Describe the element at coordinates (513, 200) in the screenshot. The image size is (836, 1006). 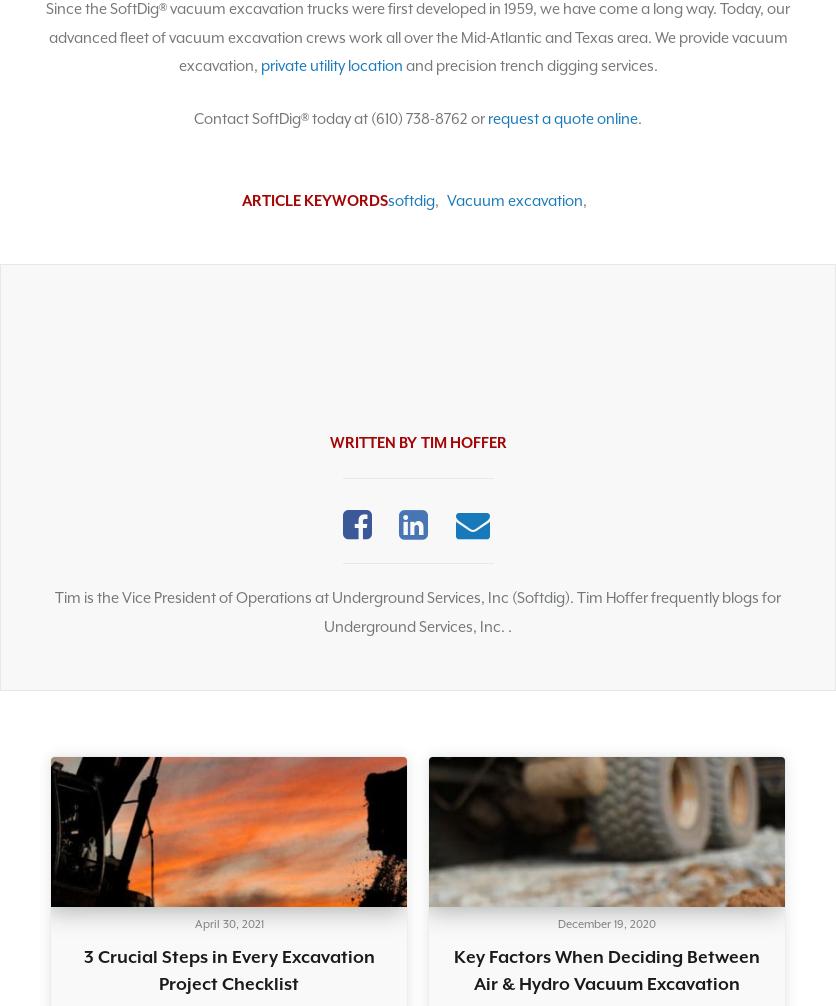
I see `'Vacuum excavation'` at that location.